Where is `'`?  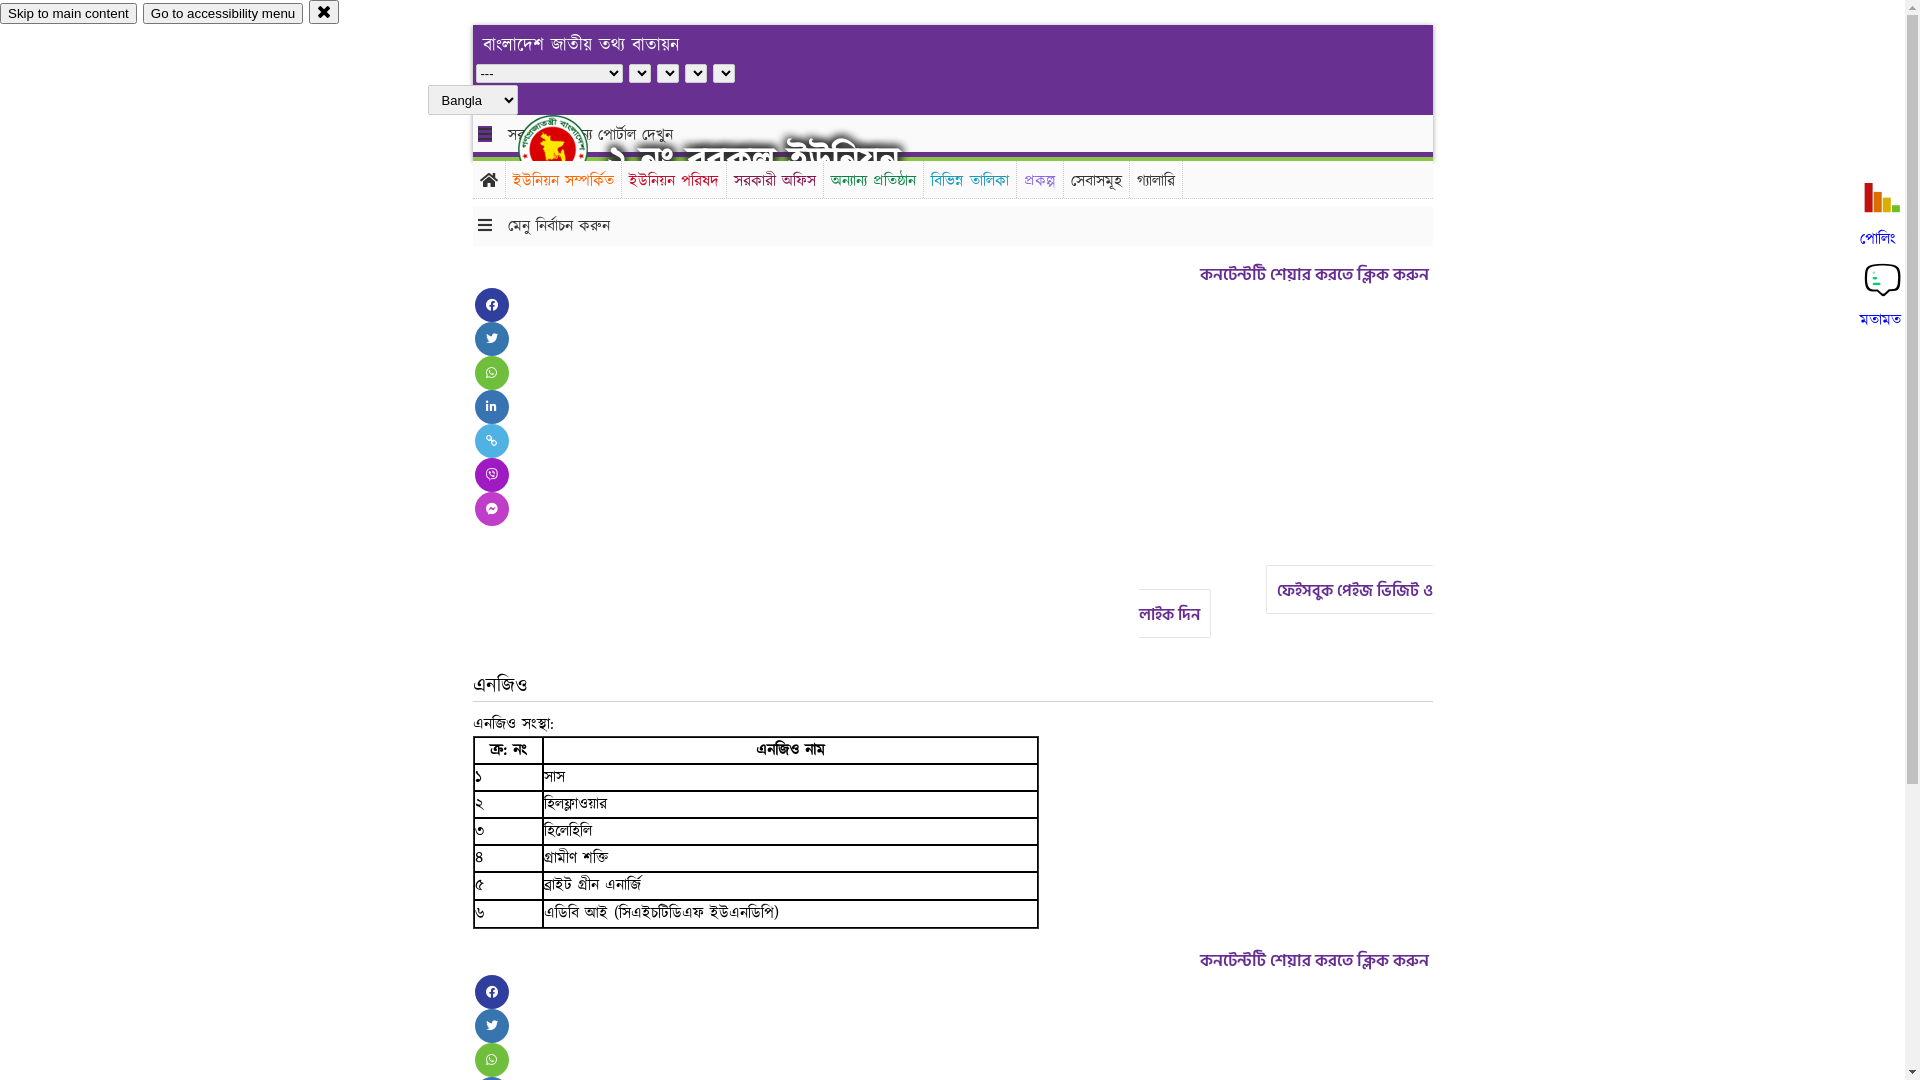
' is located at coordinates (518, 148).